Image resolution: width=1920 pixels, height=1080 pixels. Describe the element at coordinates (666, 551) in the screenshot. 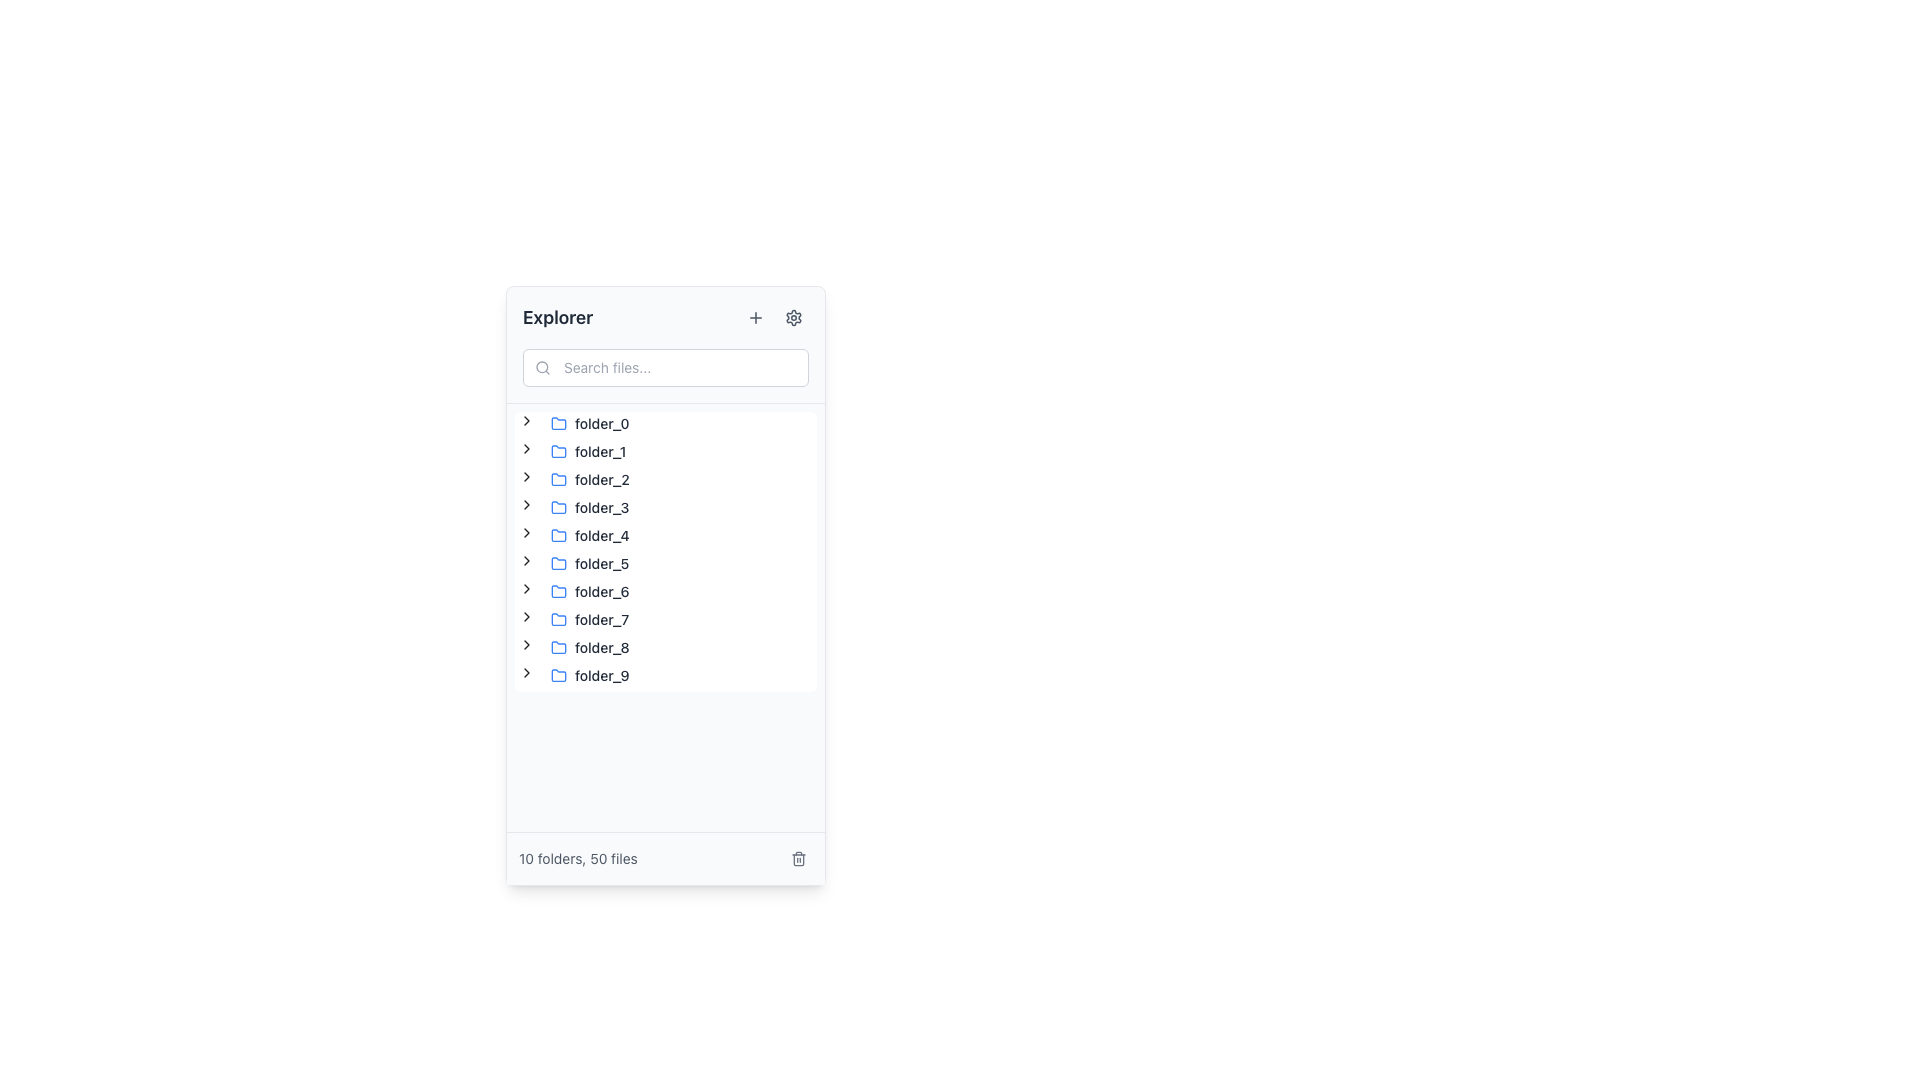

I see `the folder` at that location.